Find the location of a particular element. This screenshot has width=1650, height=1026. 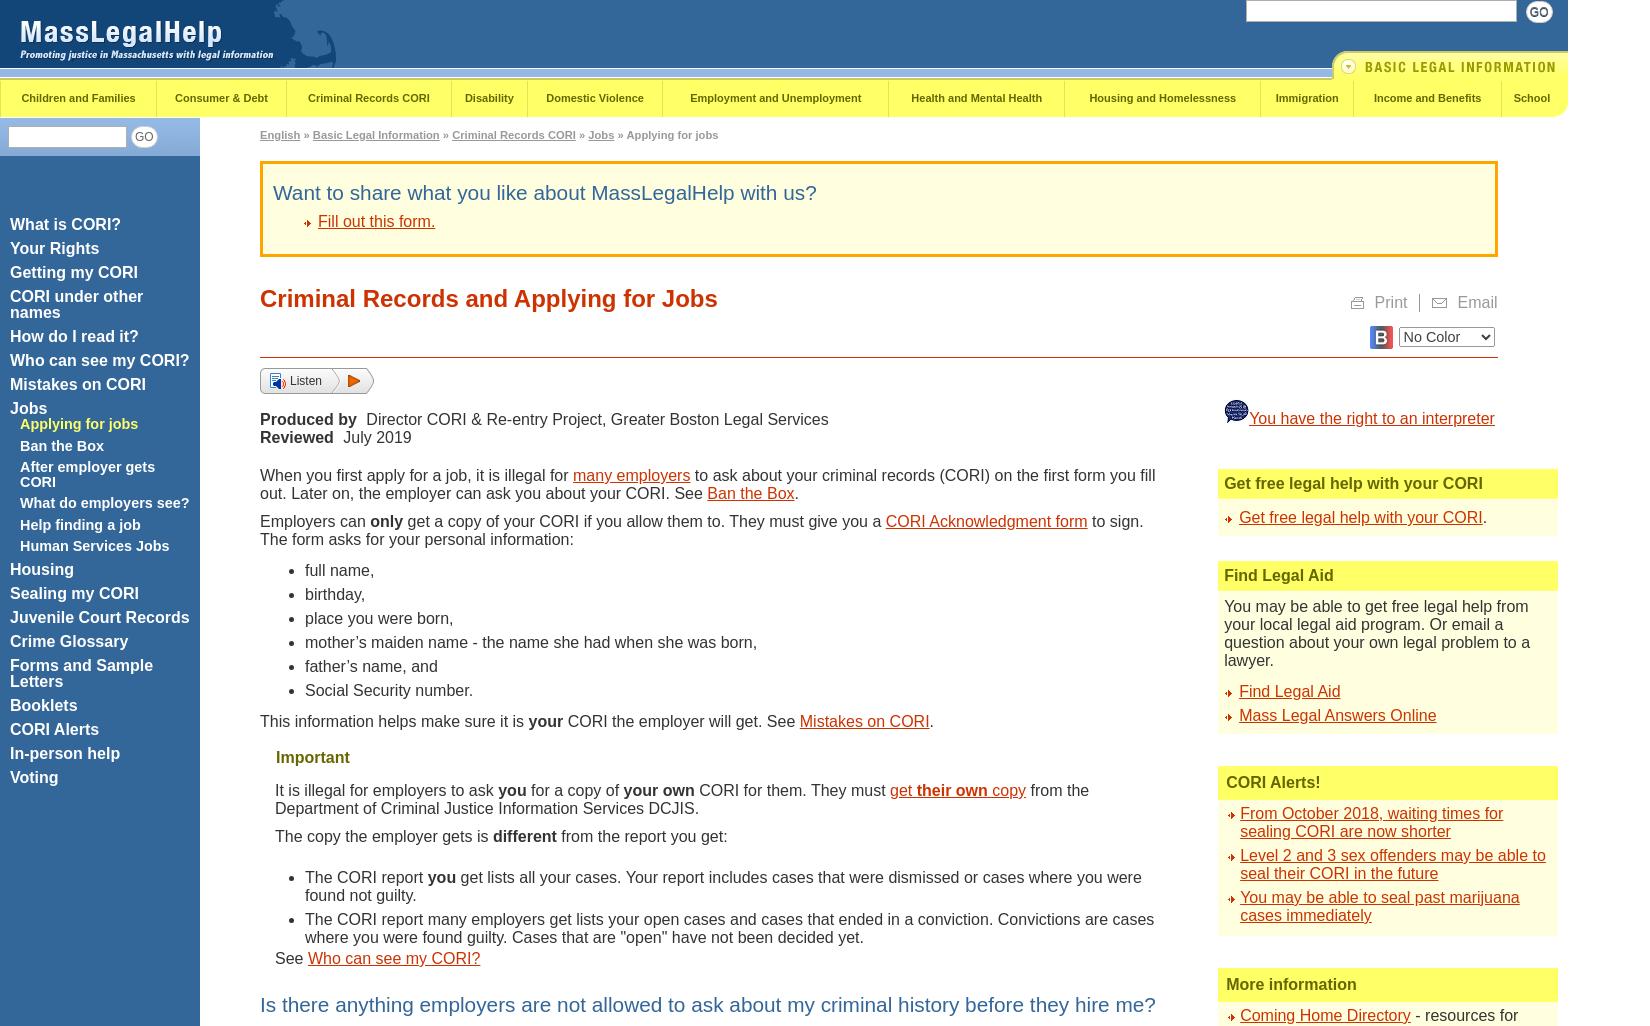

'Children and Families' is located at coordinates (78, 96).